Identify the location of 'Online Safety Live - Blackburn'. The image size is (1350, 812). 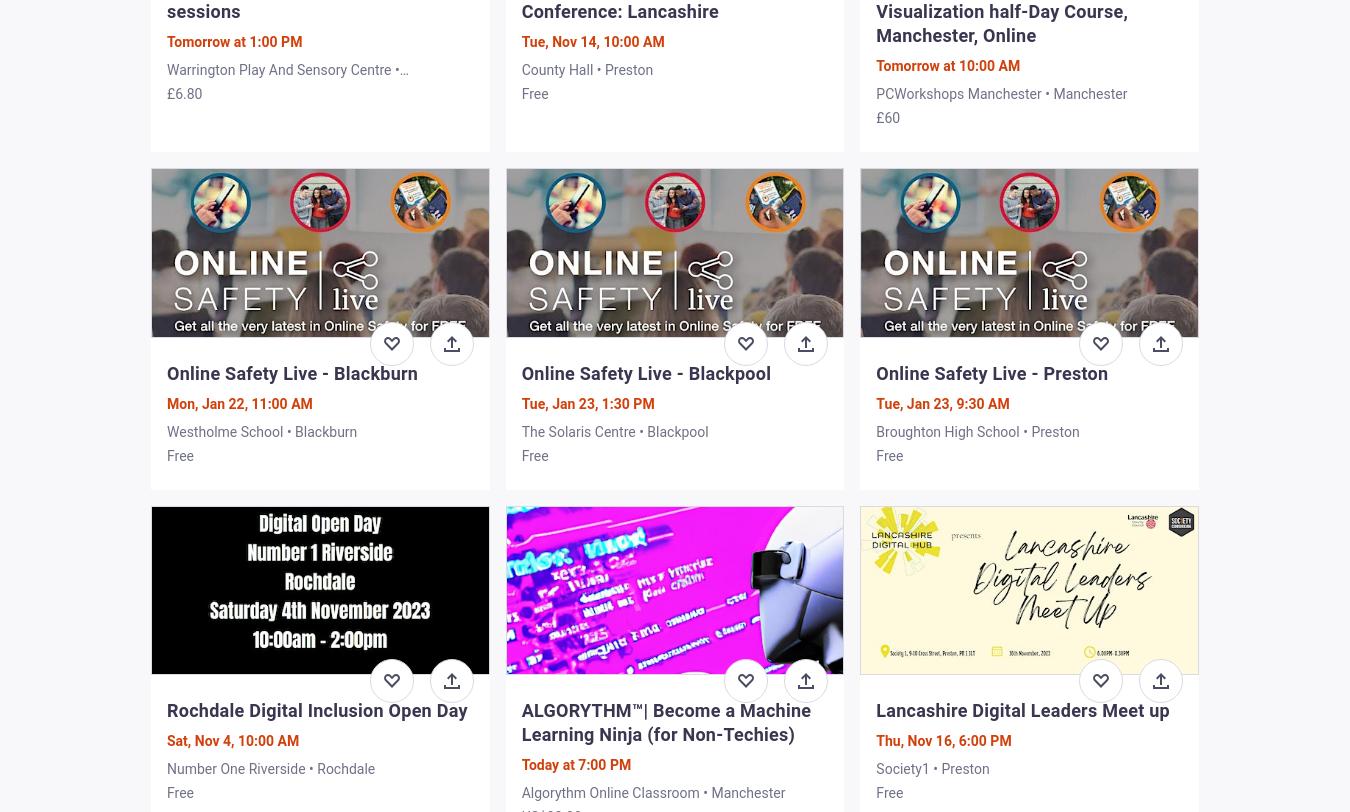
(291, 372).